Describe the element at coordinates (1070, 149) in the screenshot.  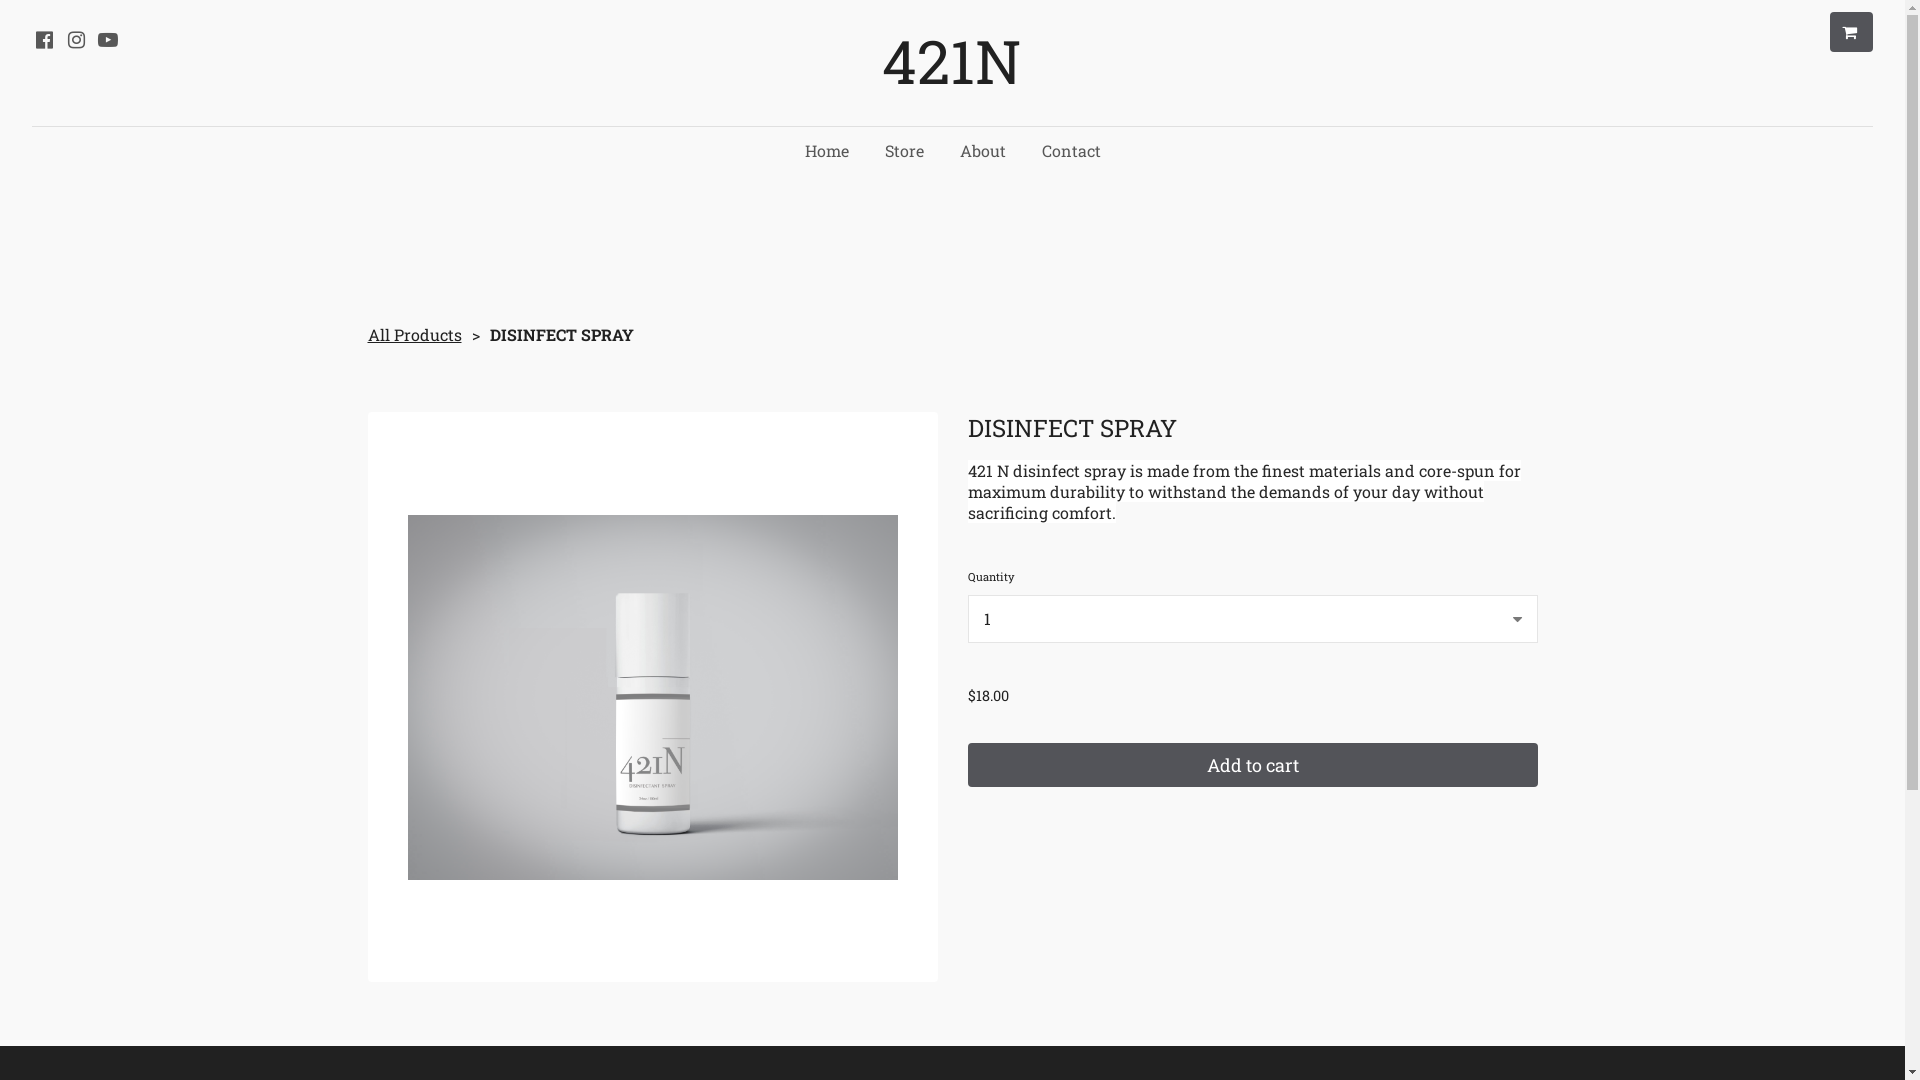
I see `'Contact'` at that location.